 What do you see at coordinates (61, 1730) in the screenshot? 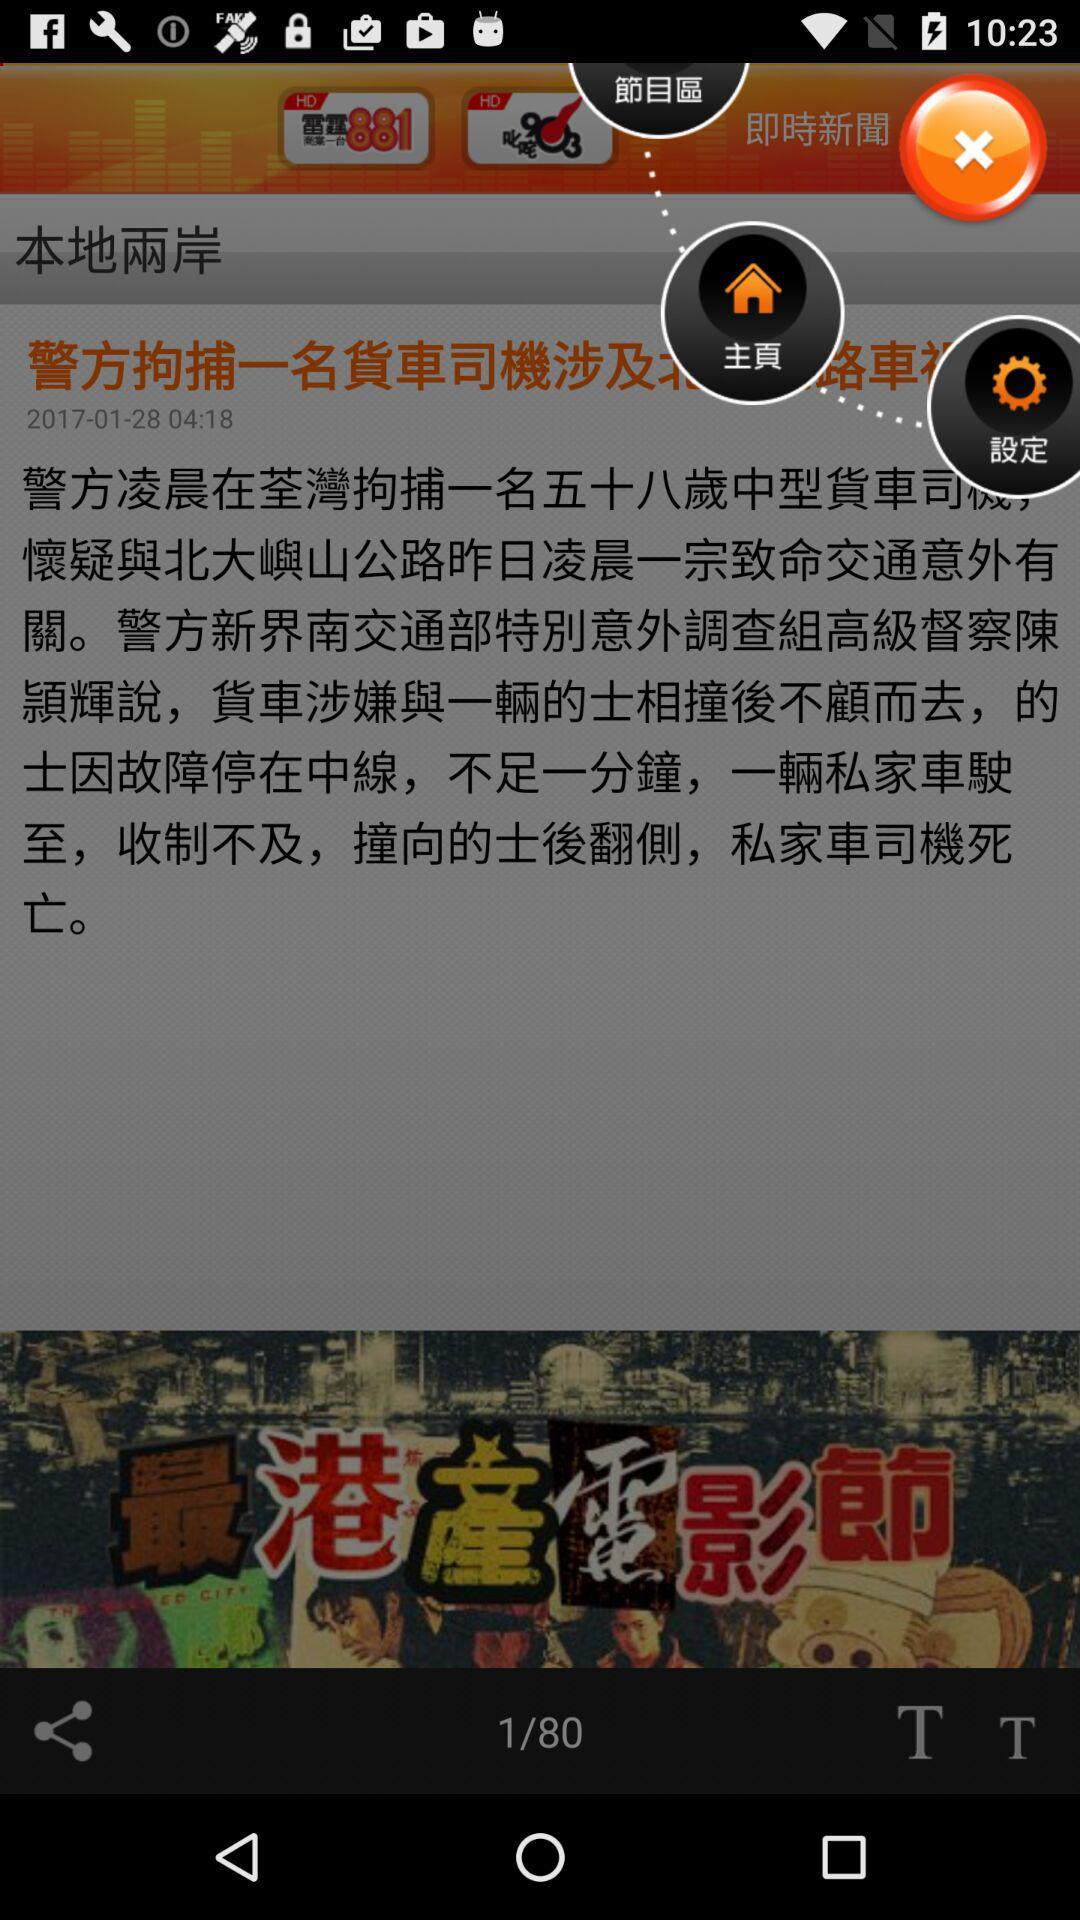
I see `share option` at bounding box center [61, 1730].